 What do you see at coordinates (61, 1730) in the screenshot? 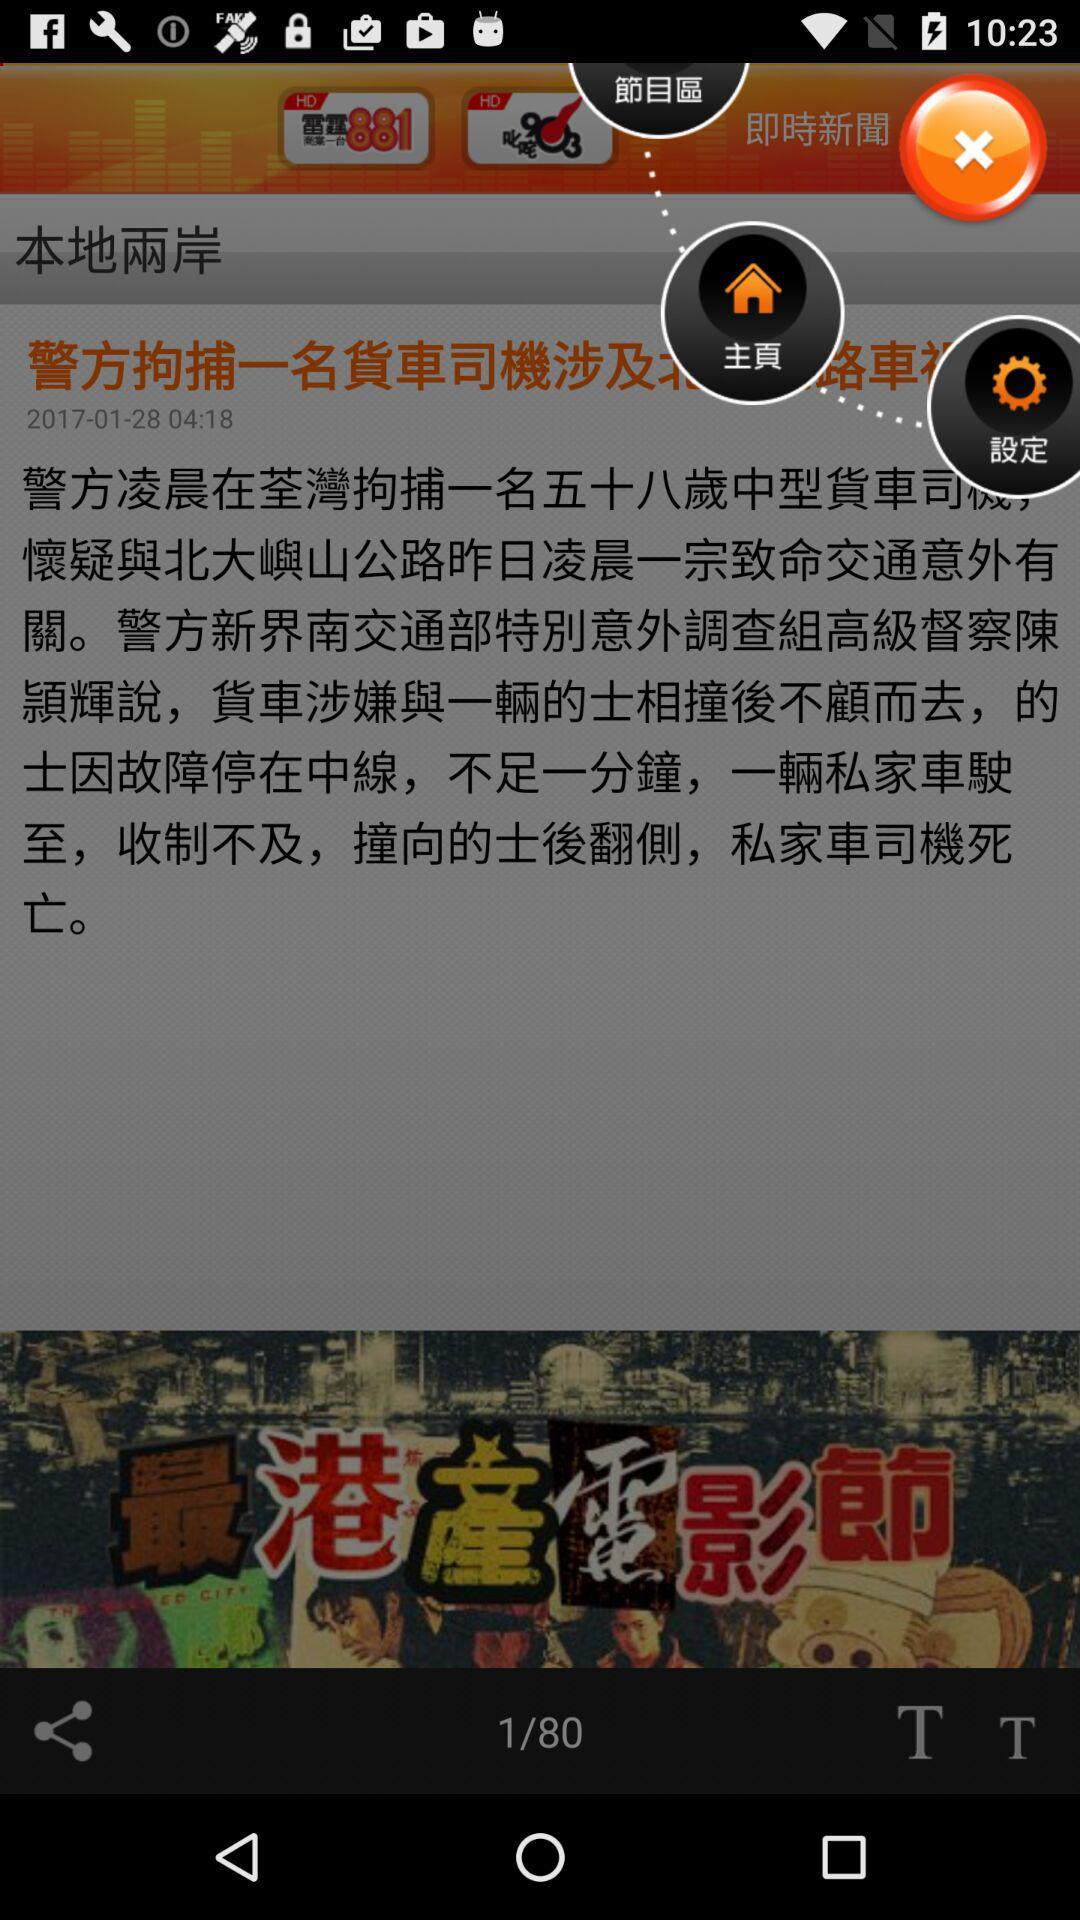
I see `share option` at bounding box center [61, 1730].